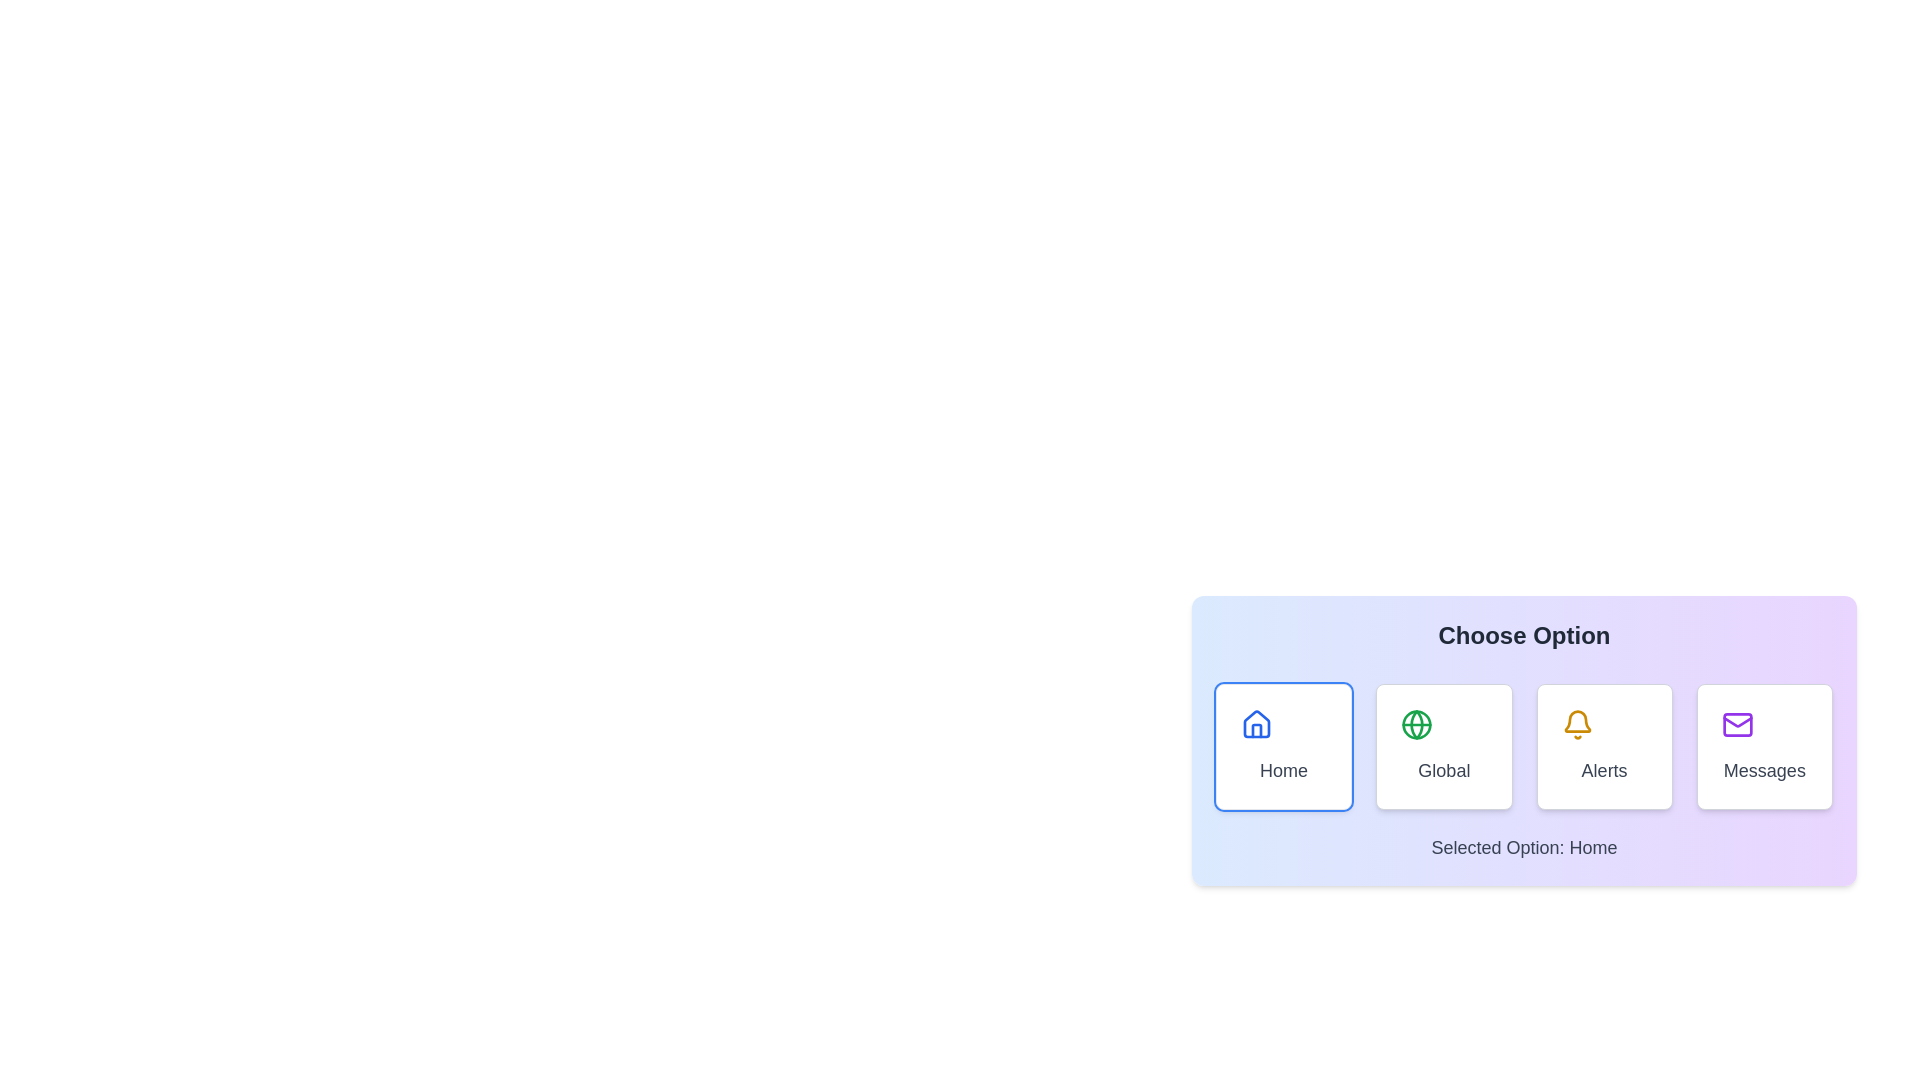 This screenshot has width=1920, height=1080. Describe the element at coordinates (1736, 725) in the screenshot. I see `the 'Messages' icon located in the bottom-right card of the menu` at that location.